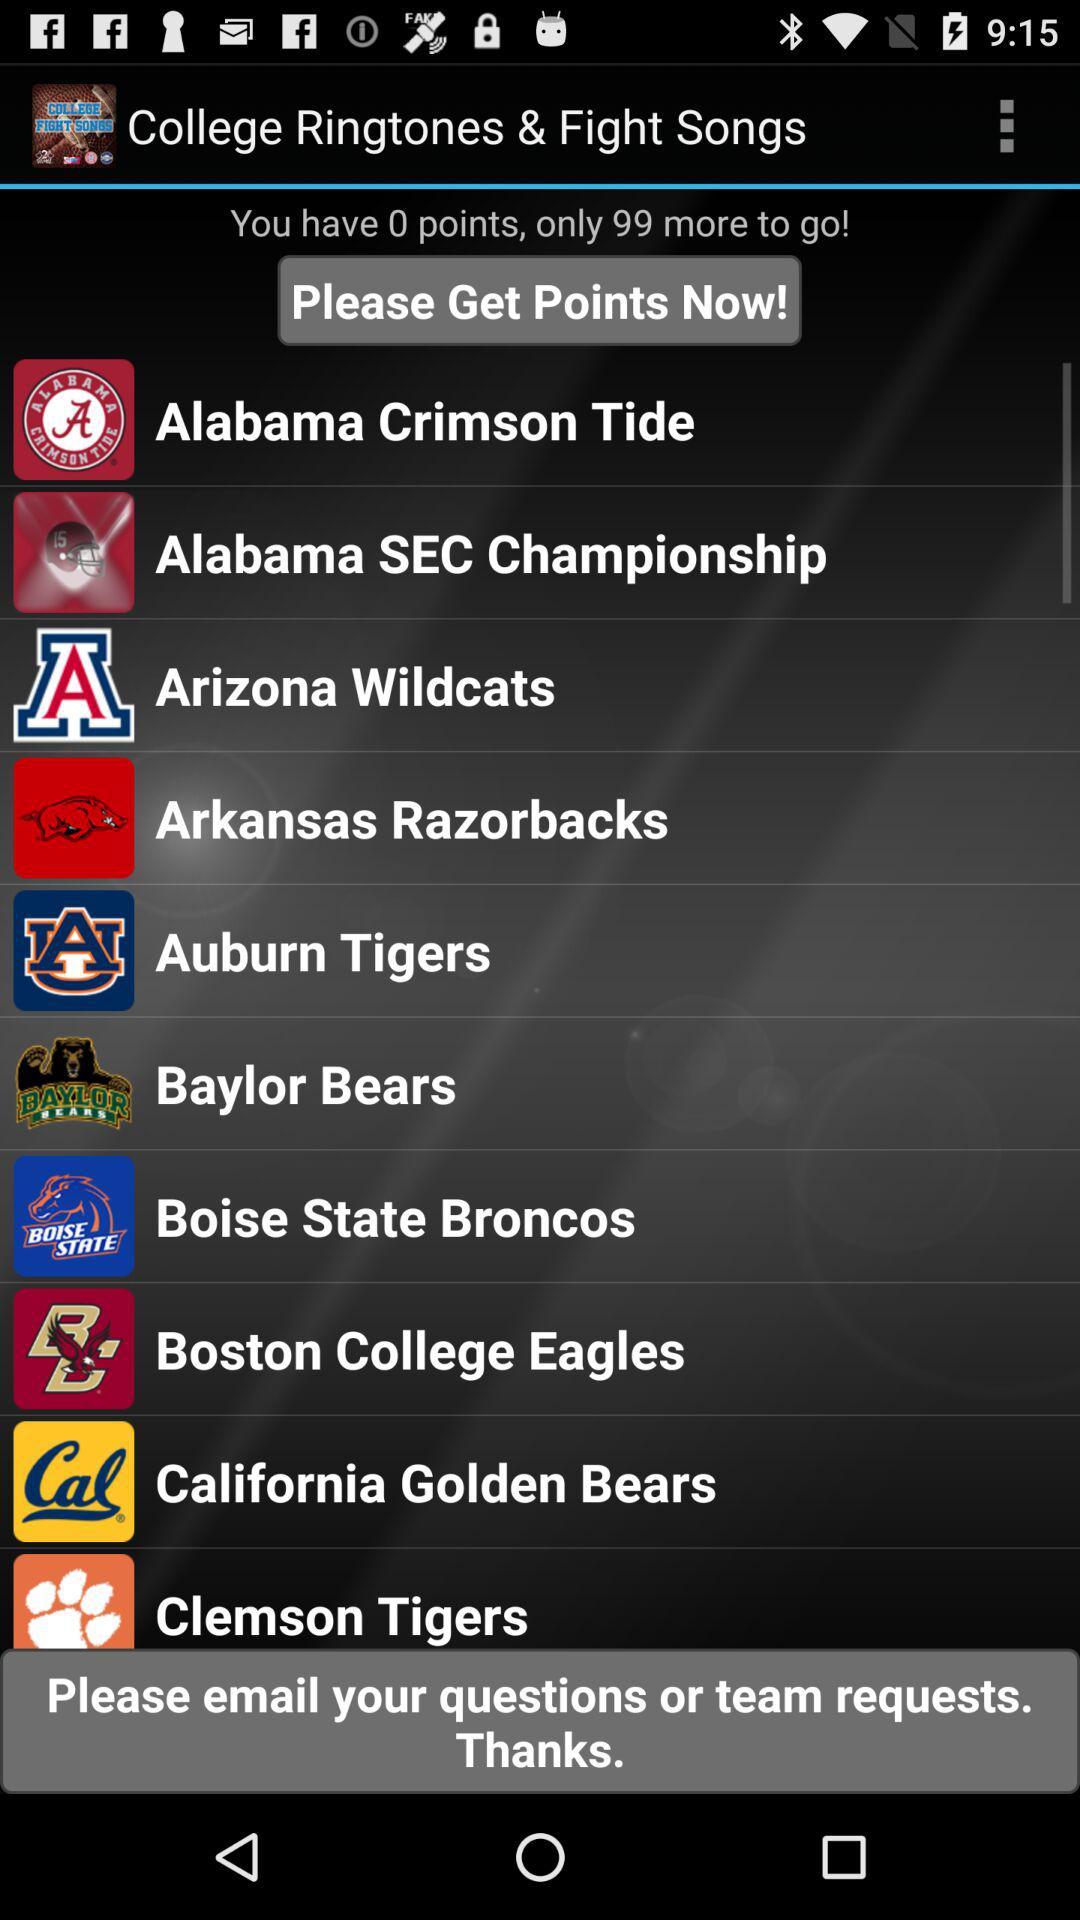 The image size is (1080, 1920). Describe the element at coordinates (305, 1082) in the screenshot. I see `baylor bears icon` at that location.